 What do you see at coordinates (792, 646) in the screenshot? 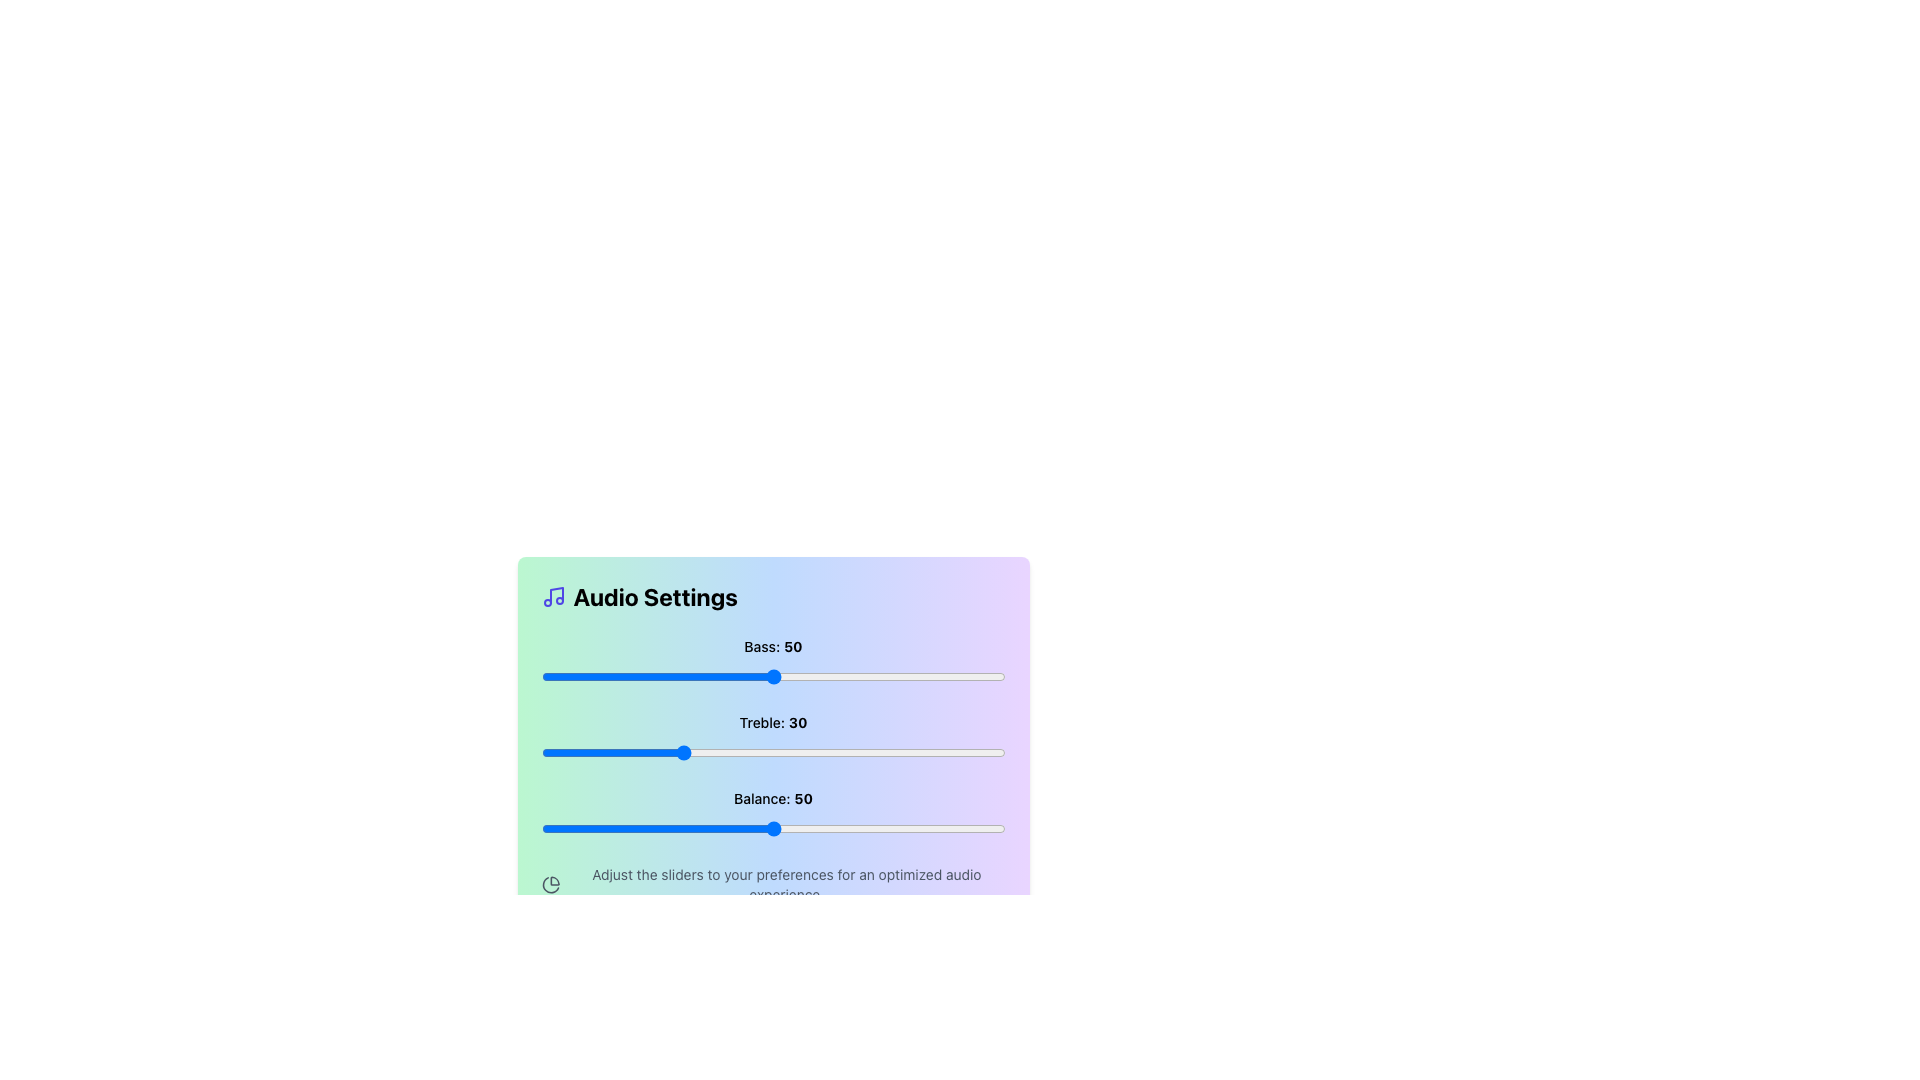
I see `the bold number '50' displayed in the 'Audio Settings' section` at bounding box center [792, 646].